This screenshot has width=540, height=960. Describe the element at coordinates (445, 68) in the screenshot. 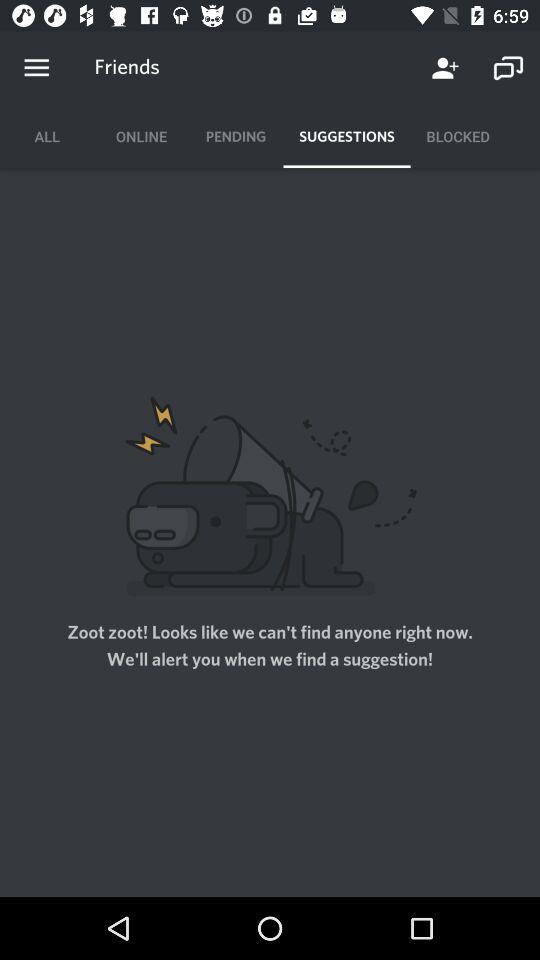

I see `the icon to the right of the friends` at that location.